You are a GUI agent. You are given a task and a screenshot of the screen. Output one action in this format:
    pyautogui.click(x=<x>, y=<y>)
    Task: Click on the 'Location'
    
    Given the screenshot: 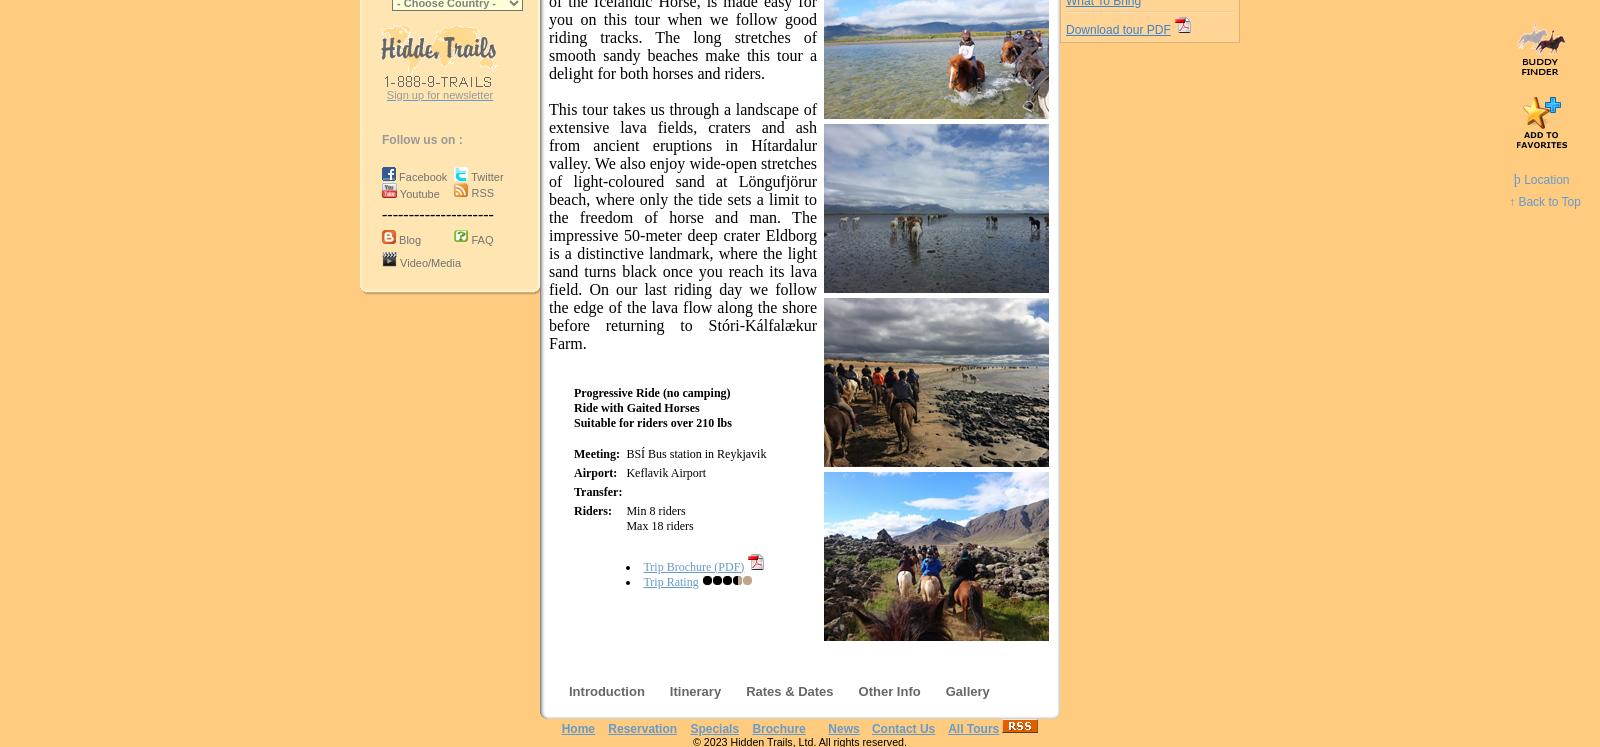 What is the action you would take?
    pyautogui.click(x=1544, y=180)
    